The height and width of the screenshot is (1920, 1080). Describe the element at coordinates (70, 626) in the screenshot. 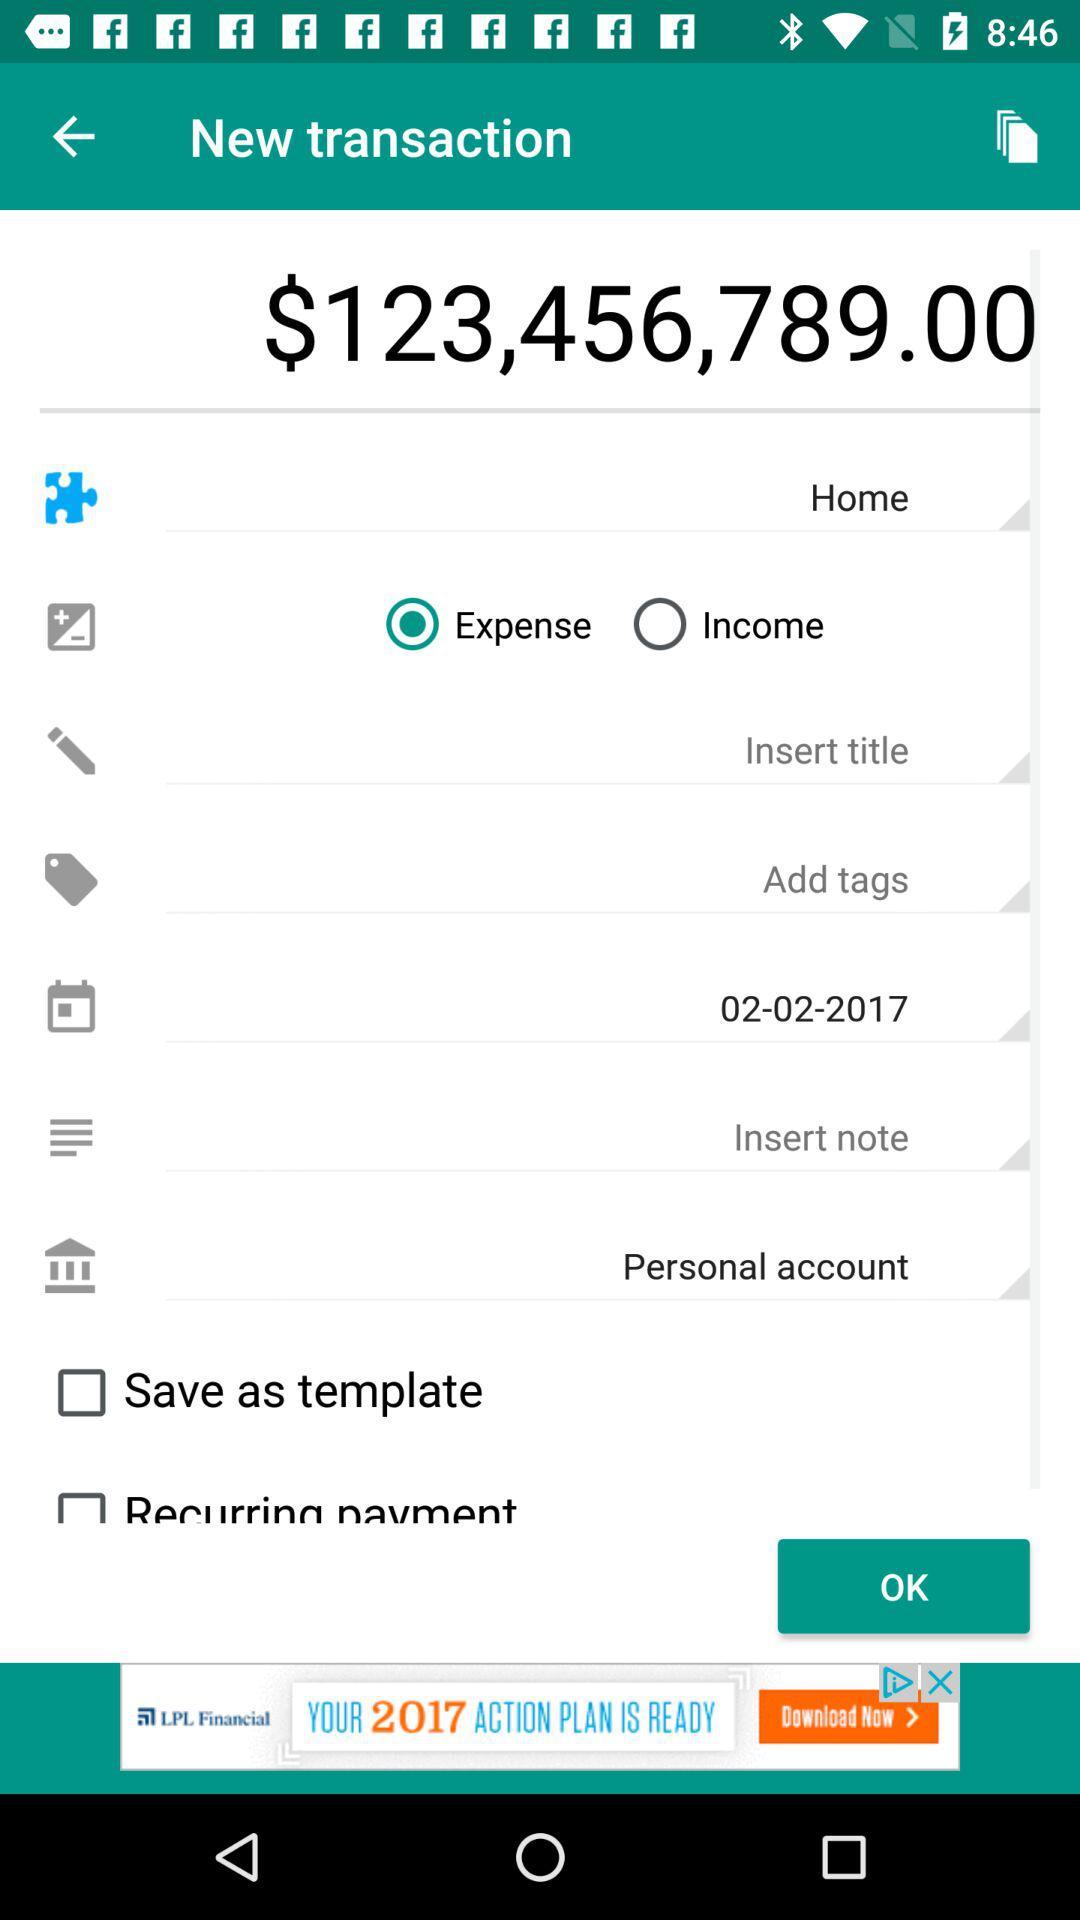

I see `increase decrease option` at that location.